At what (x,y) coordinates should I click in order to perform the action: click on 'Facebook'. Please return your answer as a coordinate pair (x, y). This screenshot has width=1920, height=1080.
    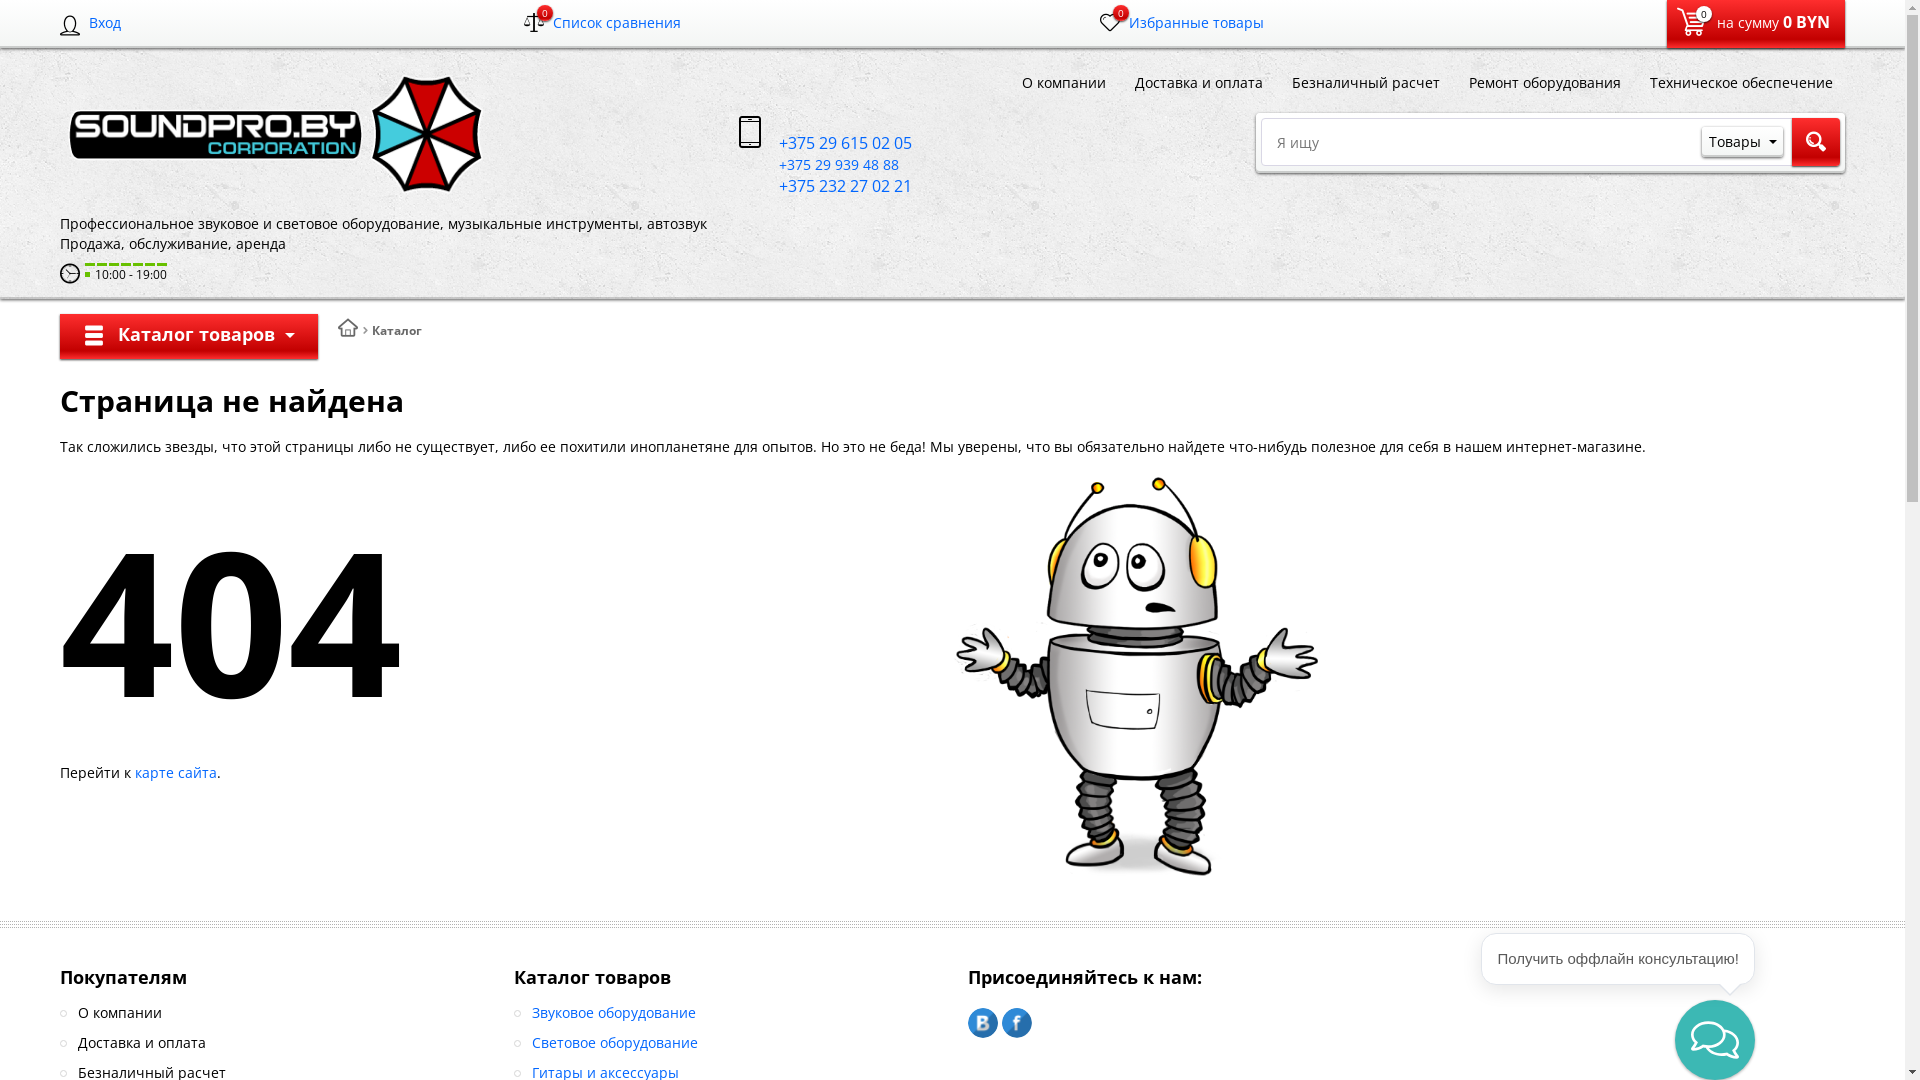
    Looking at the image, I should click on (1017, 1022).